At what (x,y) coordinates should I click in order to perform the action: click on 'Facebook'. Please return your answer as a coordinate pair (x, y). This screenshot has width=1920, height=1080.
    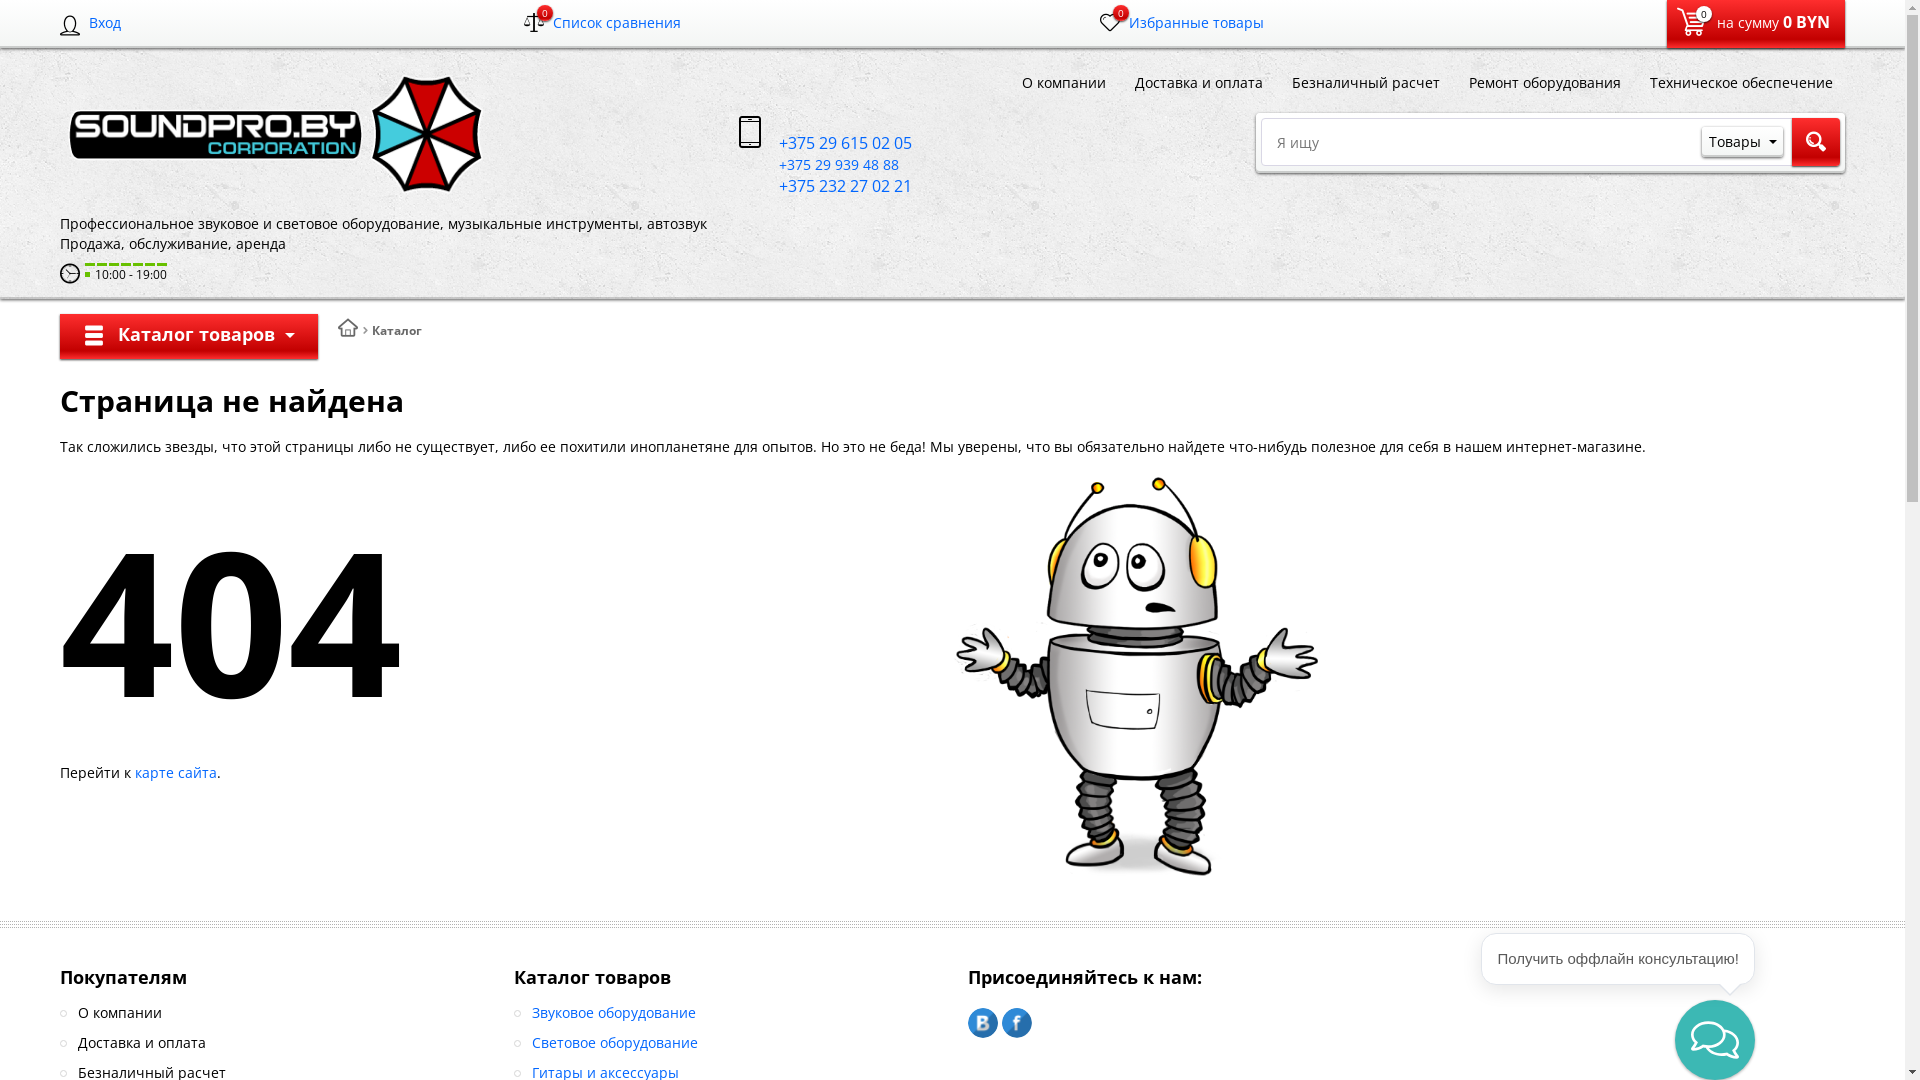
    Looking at the image, I should click on (1017, 1022).